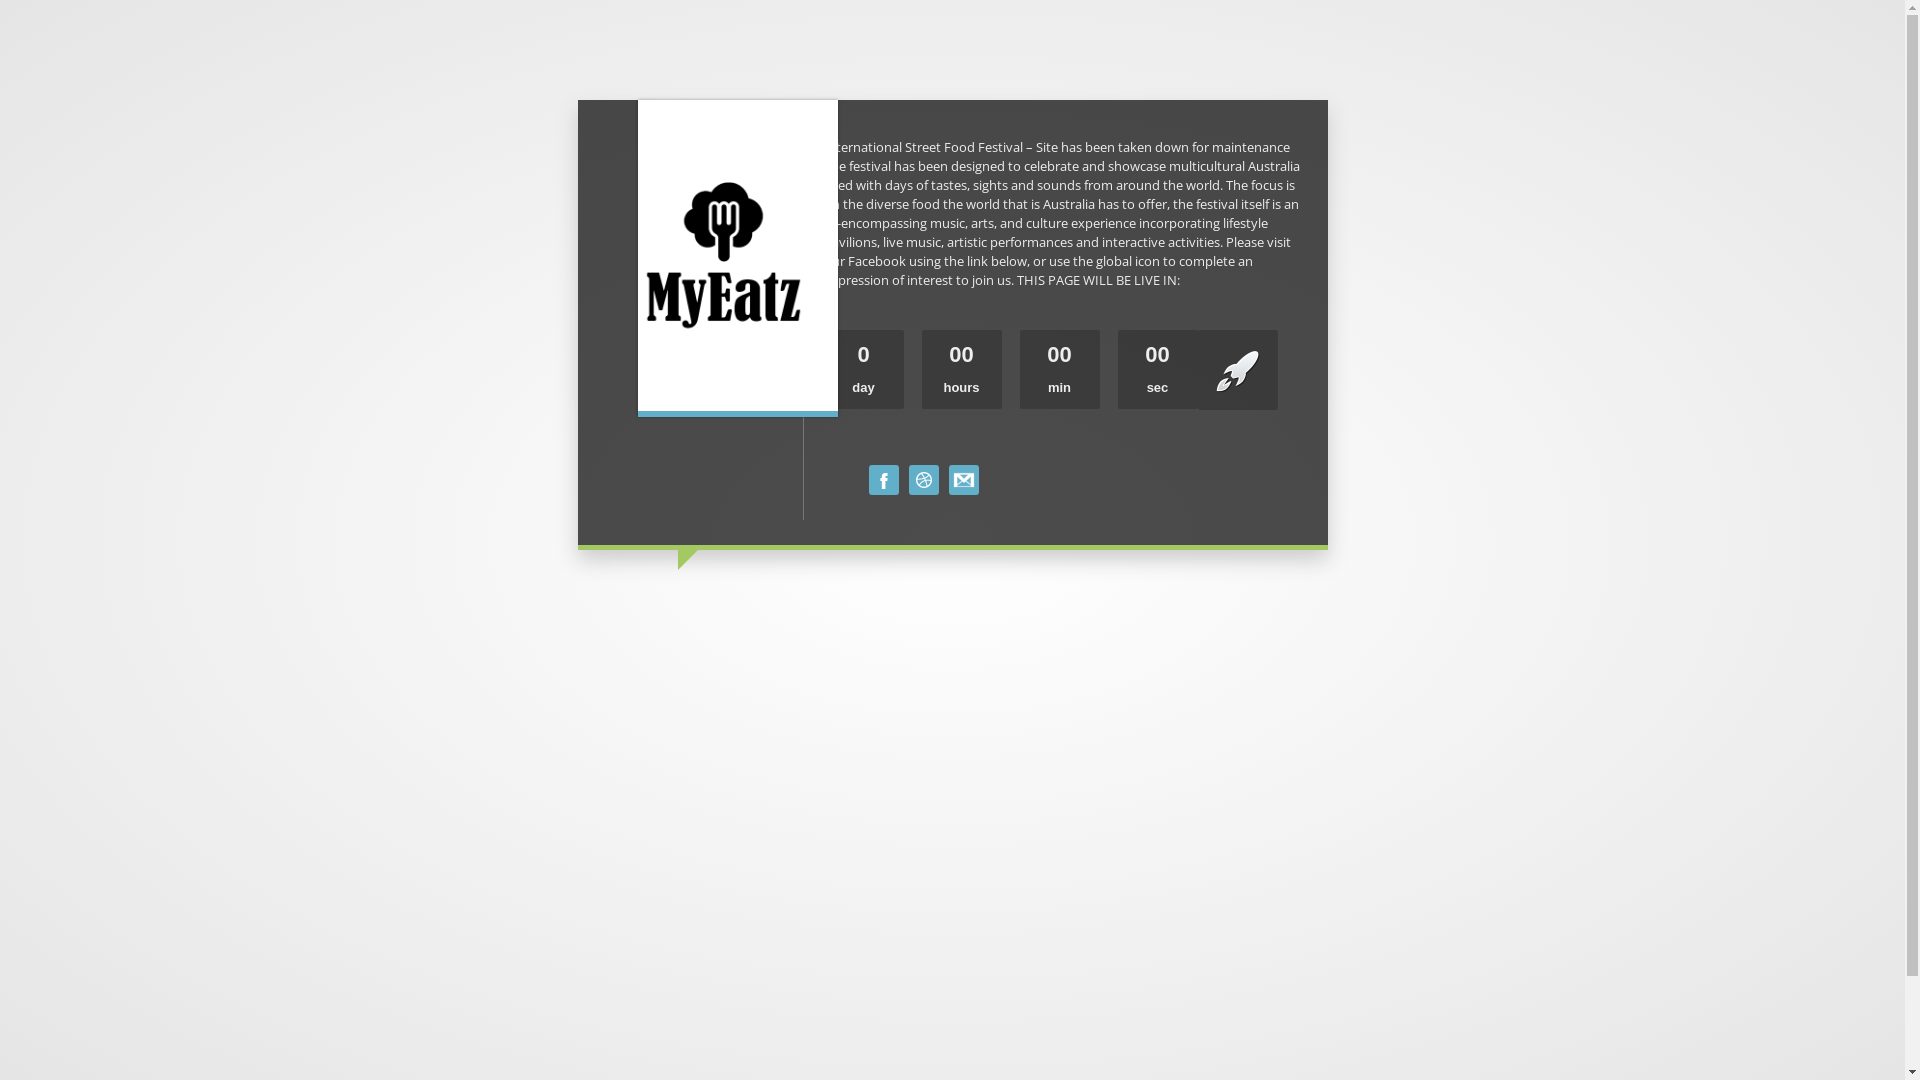 Image resolution: width=1920 pixels, height=1080 pixels. I want to click on 'Rebrand', so click(722, 247).